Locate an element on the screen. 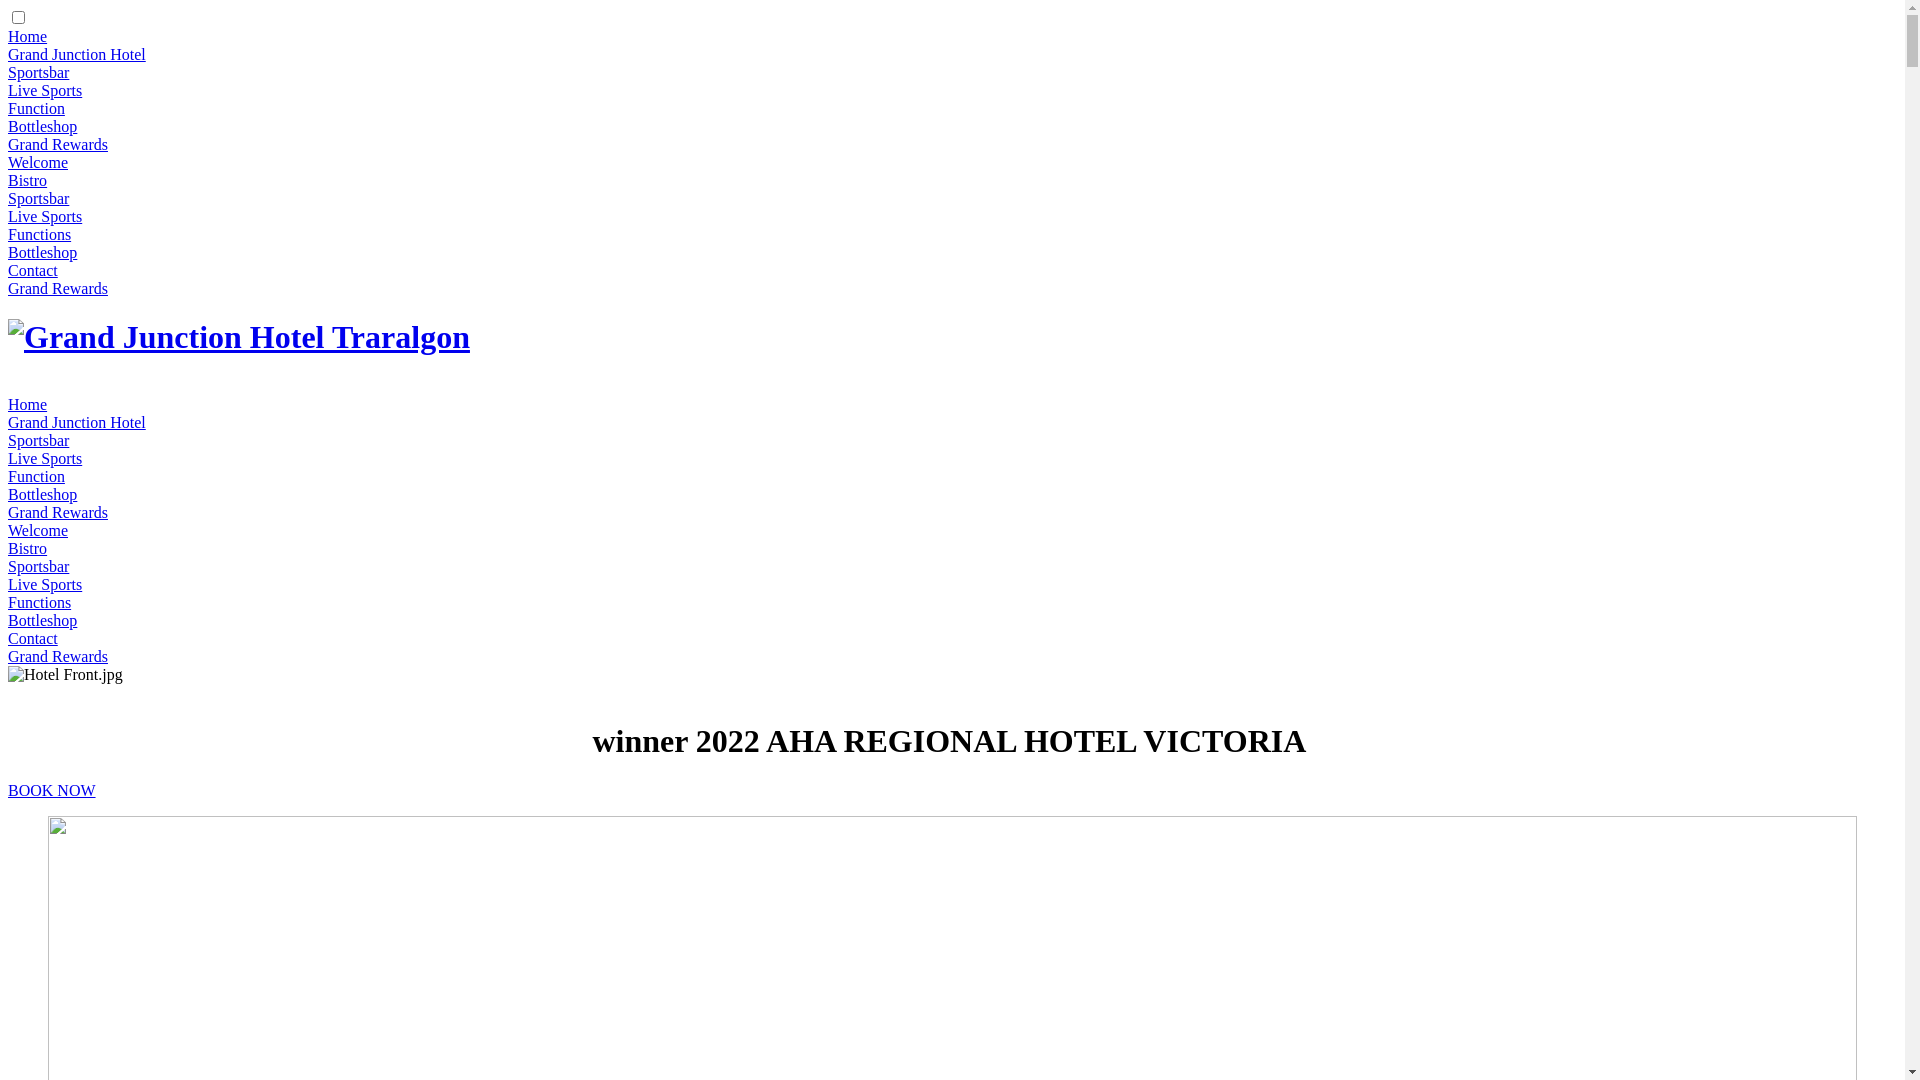  'Welcome' is located at coordinates (8, 529).